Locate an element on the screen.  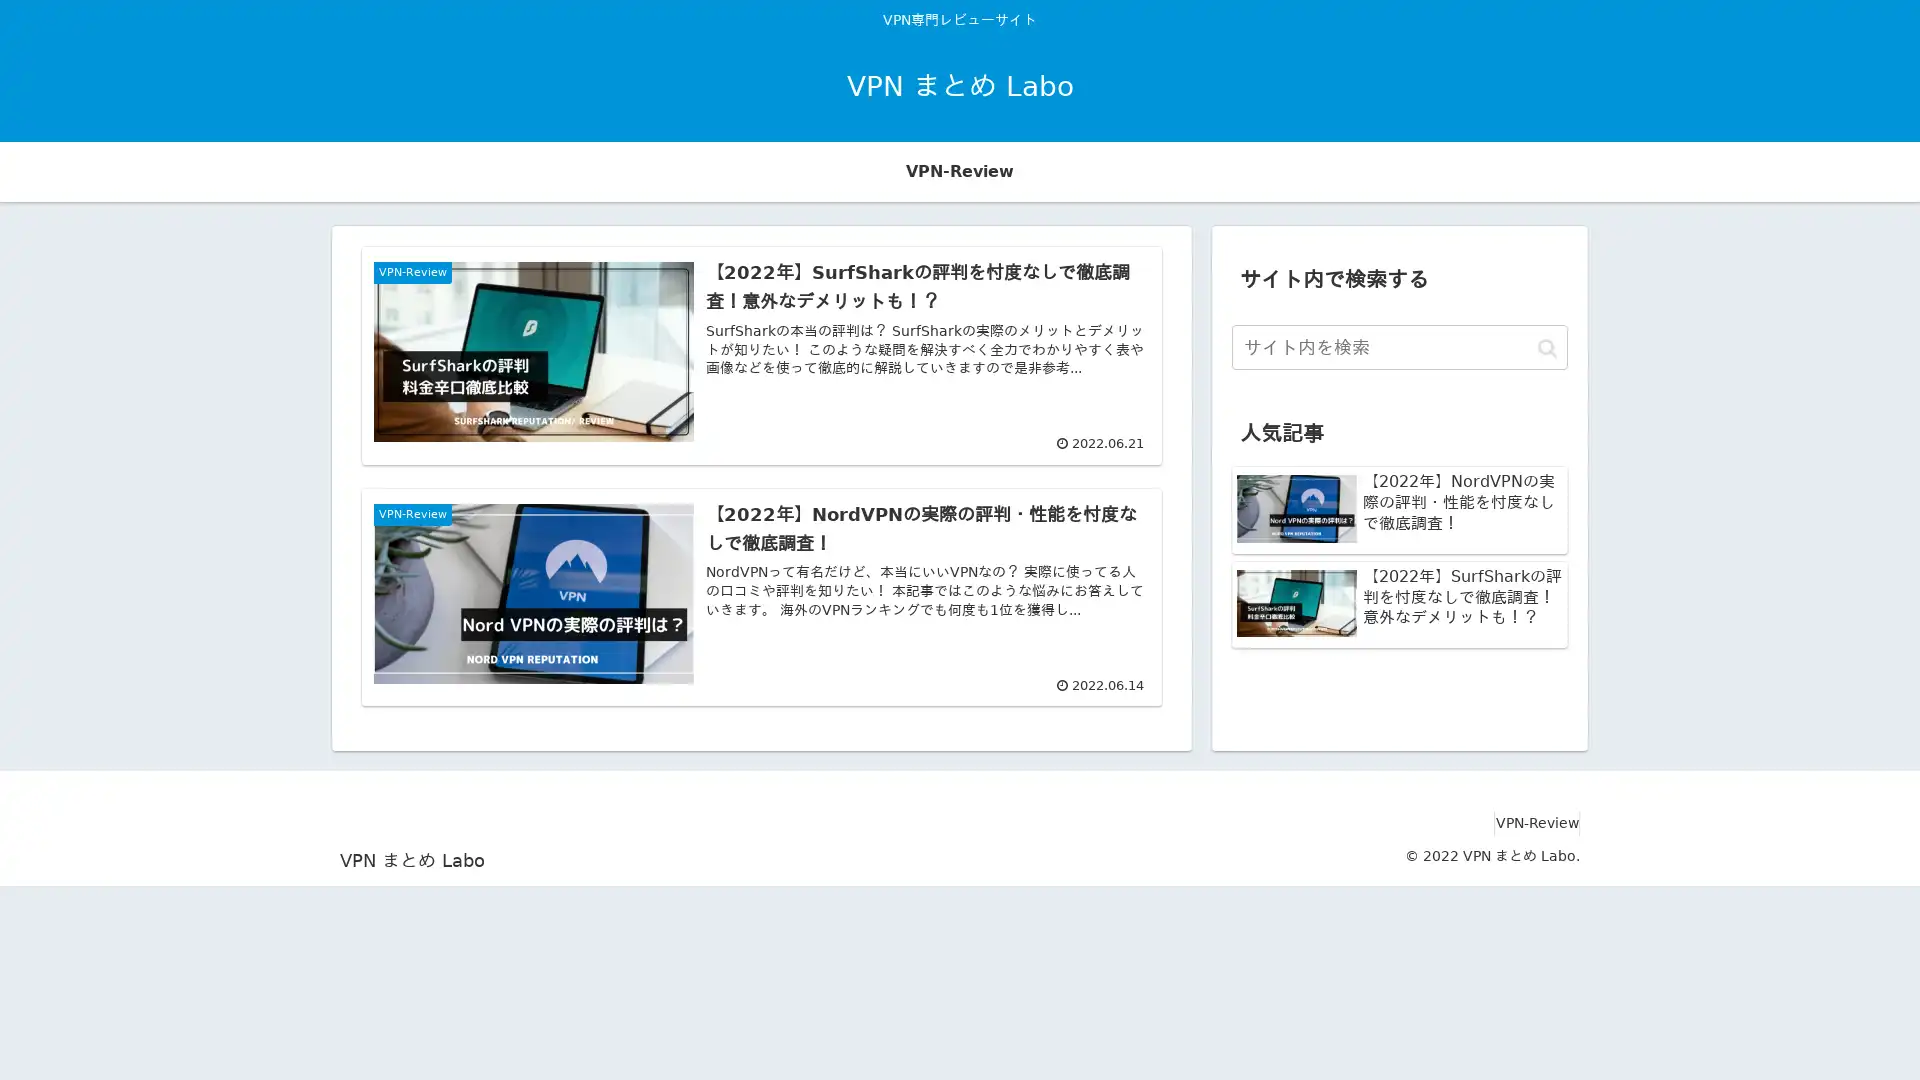
button is located at coordinates (1546, 346).